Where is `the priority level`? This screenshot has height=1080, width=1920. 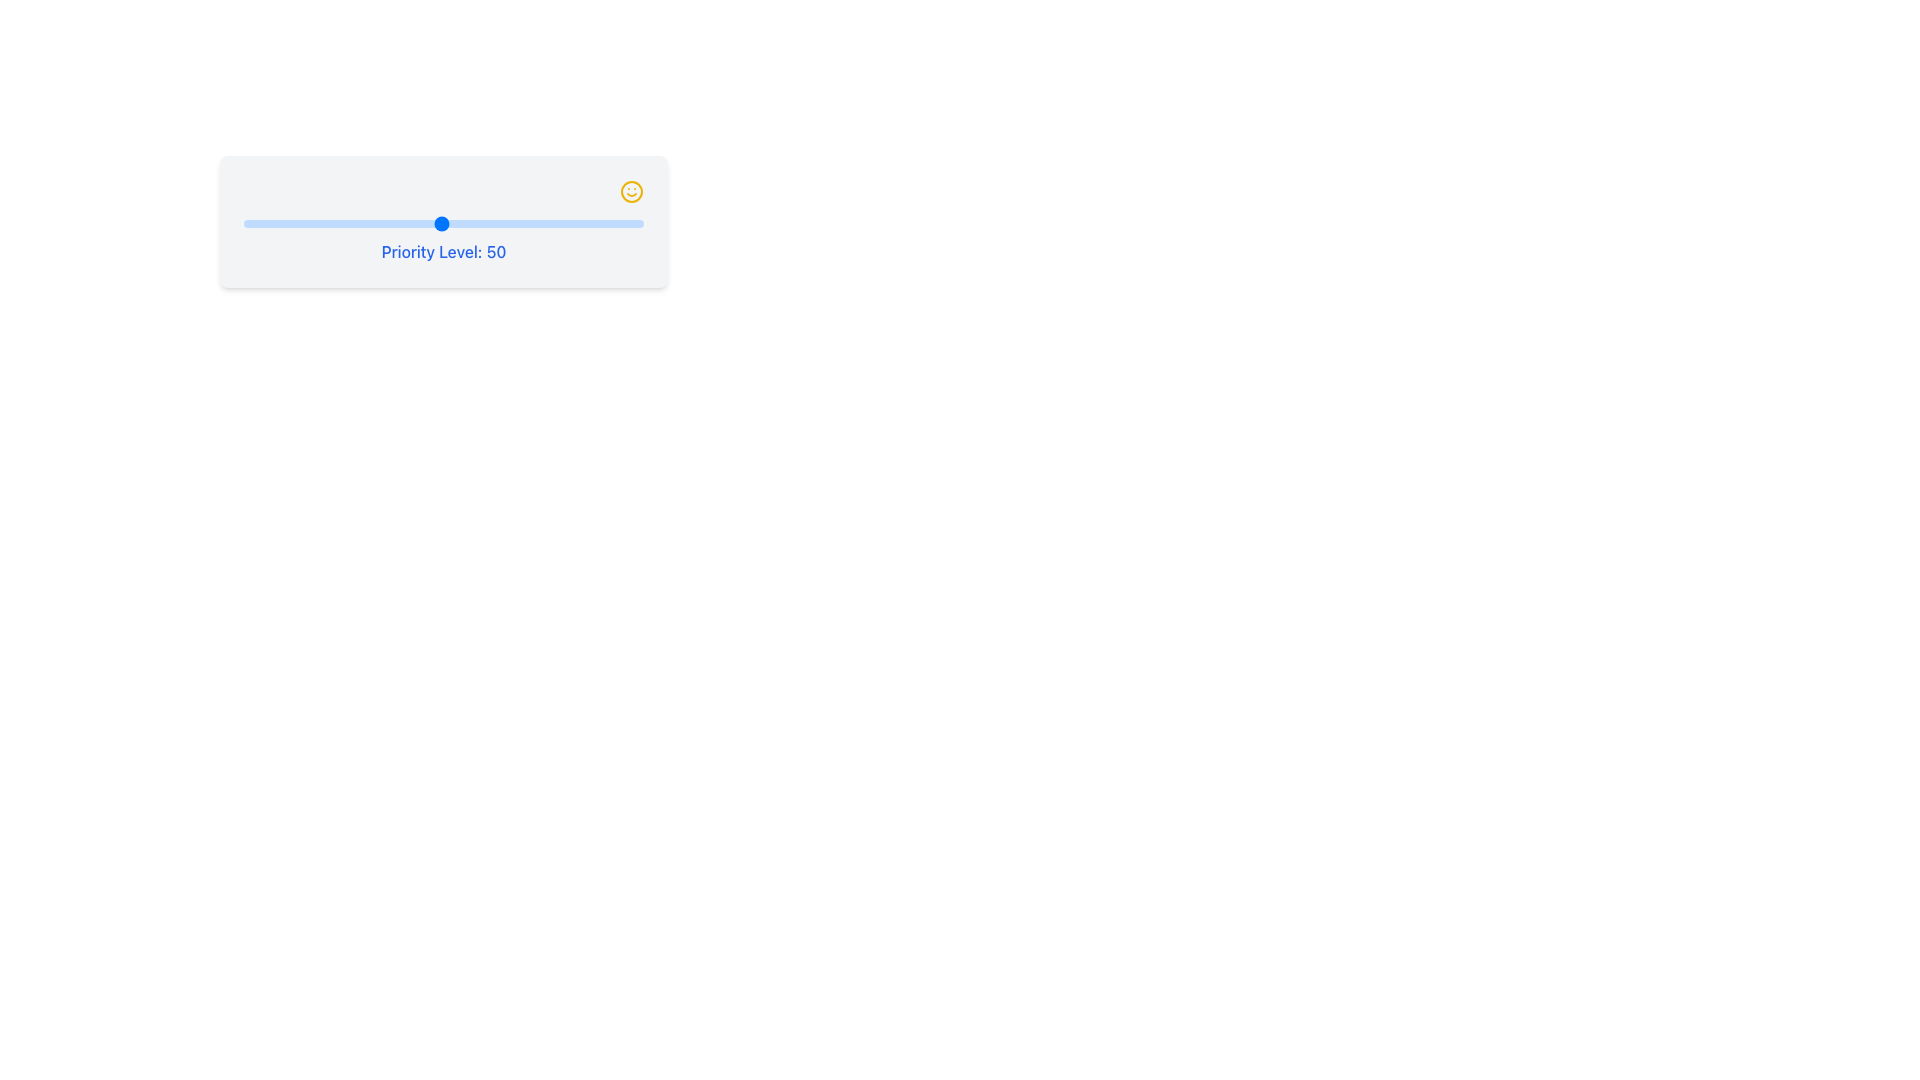 the priority level is located at coordinates (307, 223).